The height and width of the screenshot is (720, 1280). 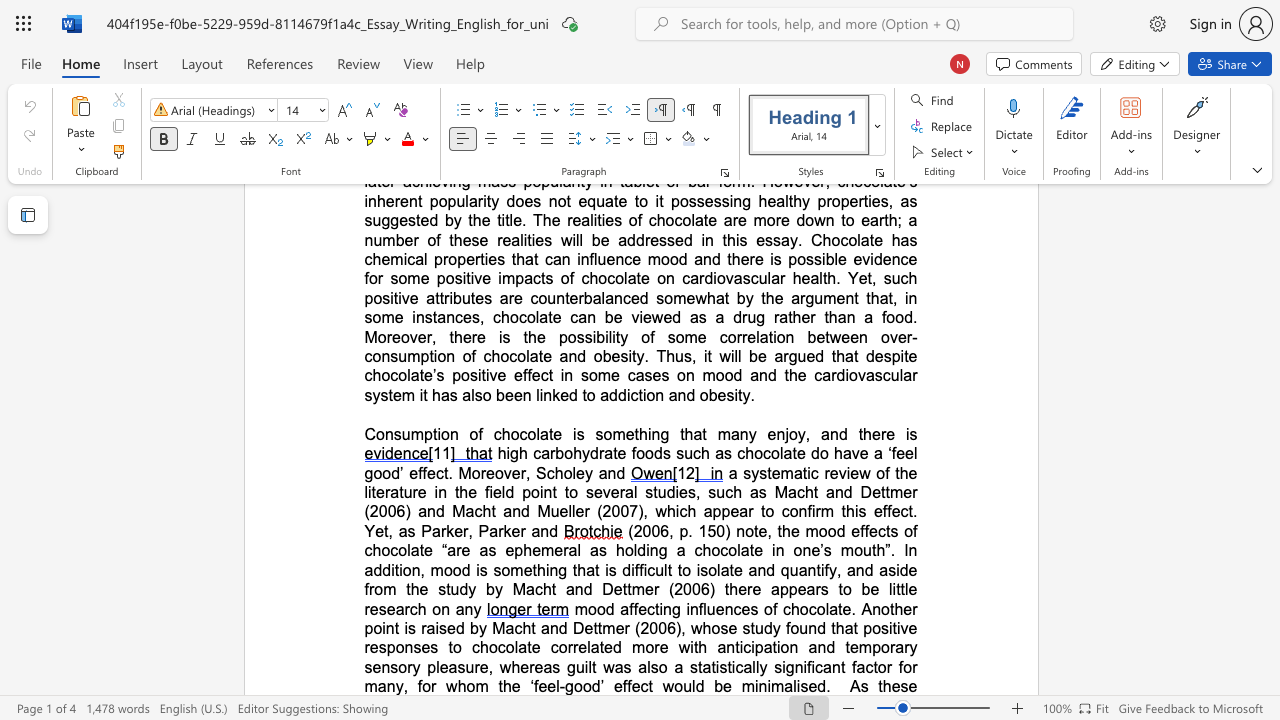 What do you see at coordinates (640, 685) in the screenshot?
I see `the subset text "ct would be mi" within the text "guilt was also a statistically significant factor for many, for whom the ‘feel-good’ effect would be min"` at bounding box center [640, 685].